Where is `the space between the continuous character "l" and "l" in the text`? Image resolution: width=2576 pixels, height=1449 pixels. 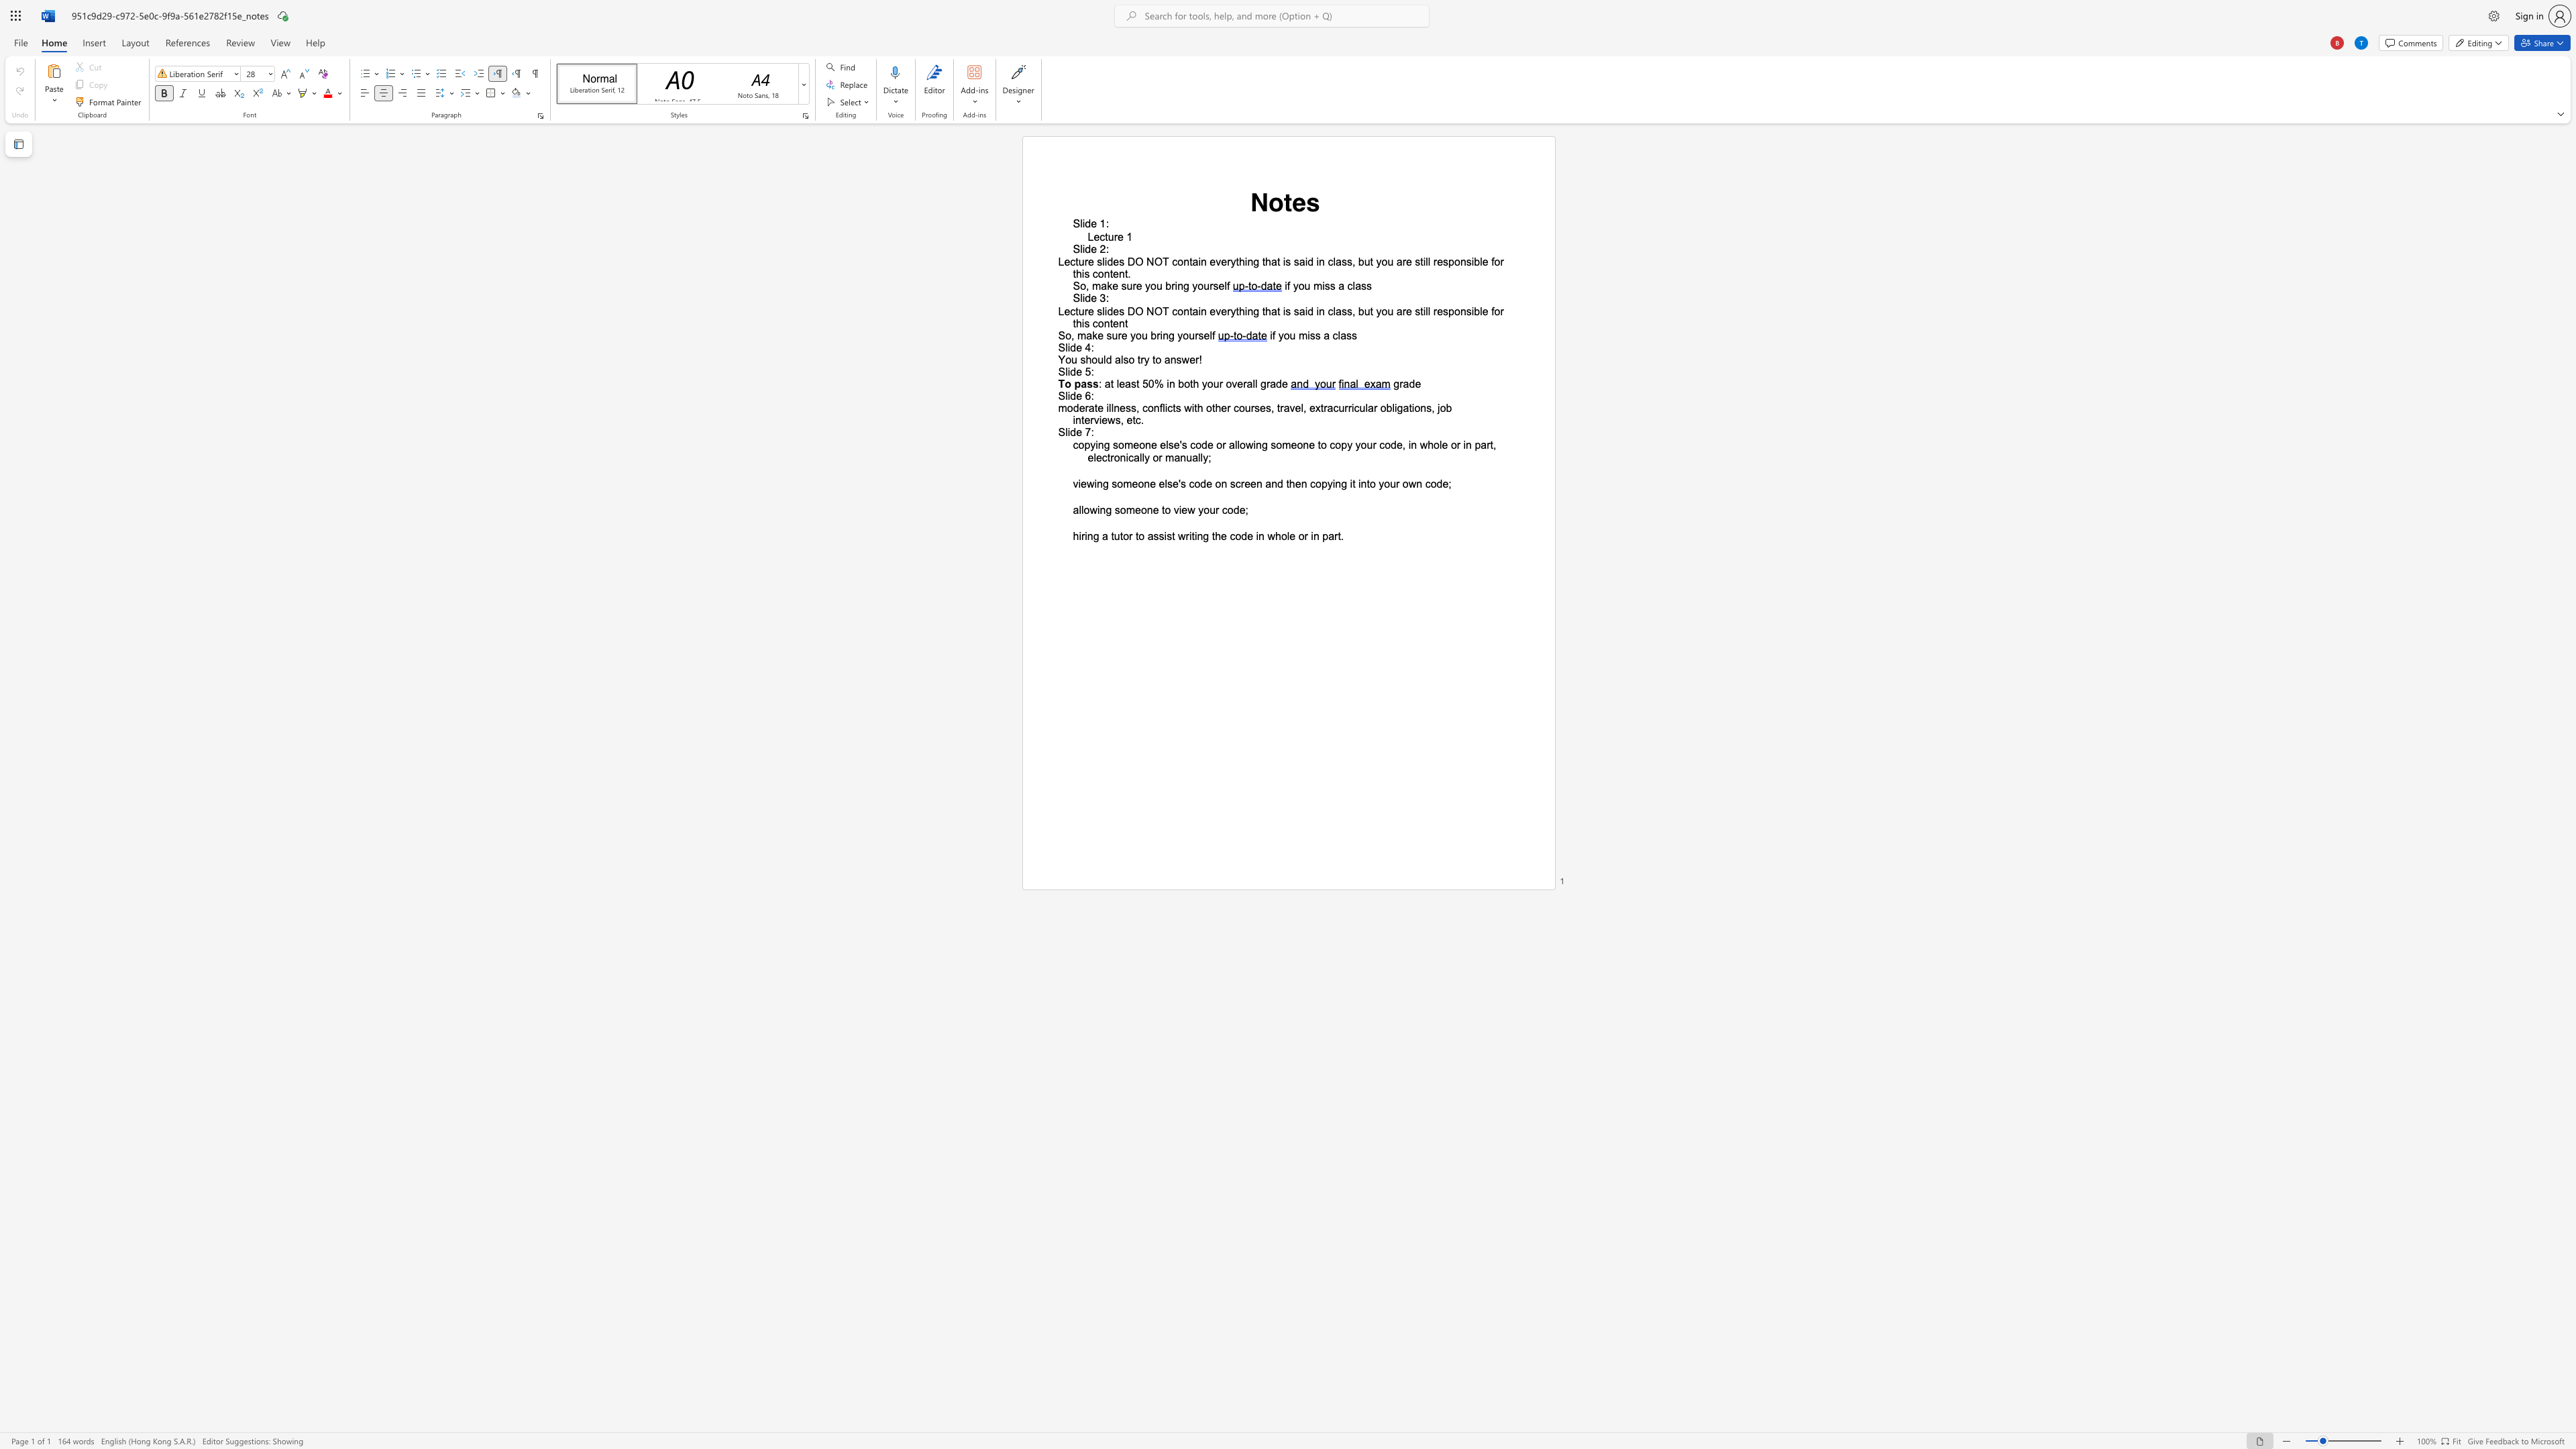 the space between the continuous character "l" and "l" in the text is located at coordinates (1427, 262).